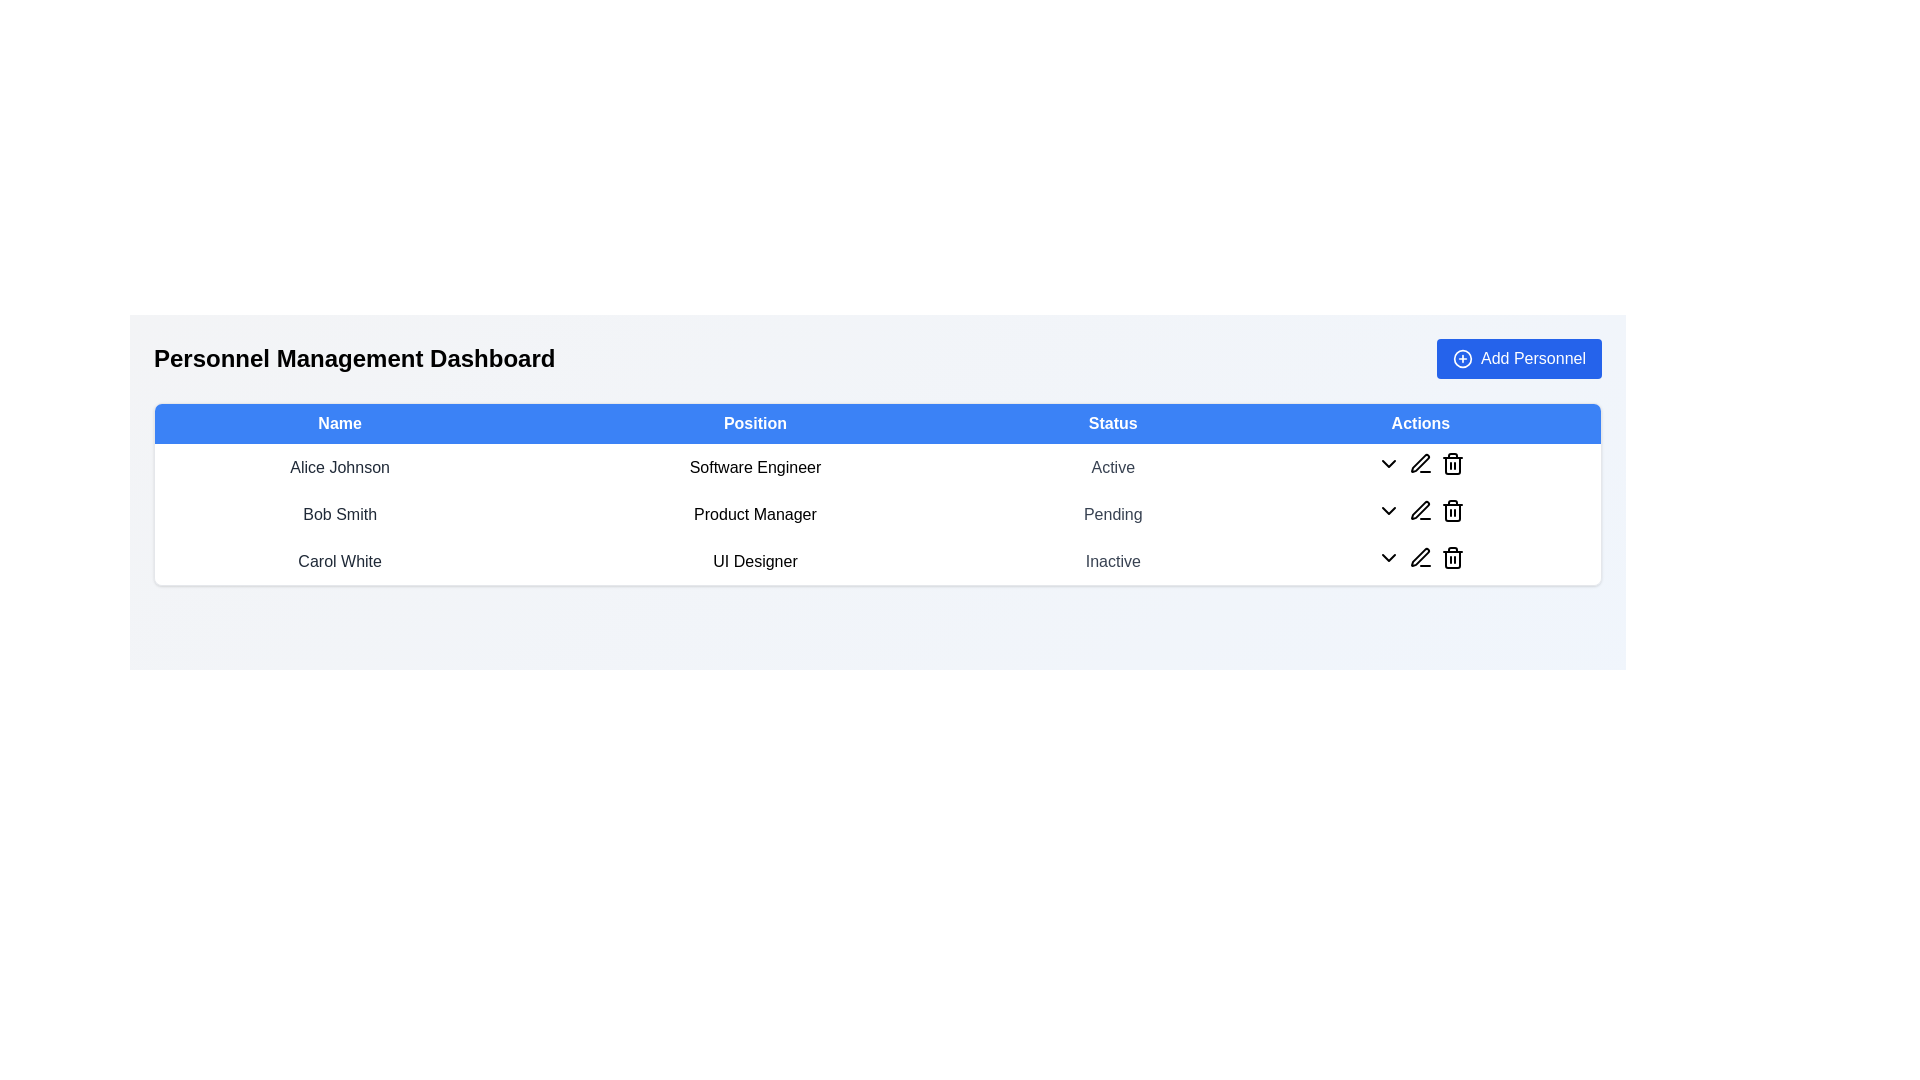  What do you see at coordinates (1452, 466) in the screenshot?
I see `the outline of the trash can icon located in the 'Actions' column of the first row in the personnel management table` at bounding box center [1452, 466].